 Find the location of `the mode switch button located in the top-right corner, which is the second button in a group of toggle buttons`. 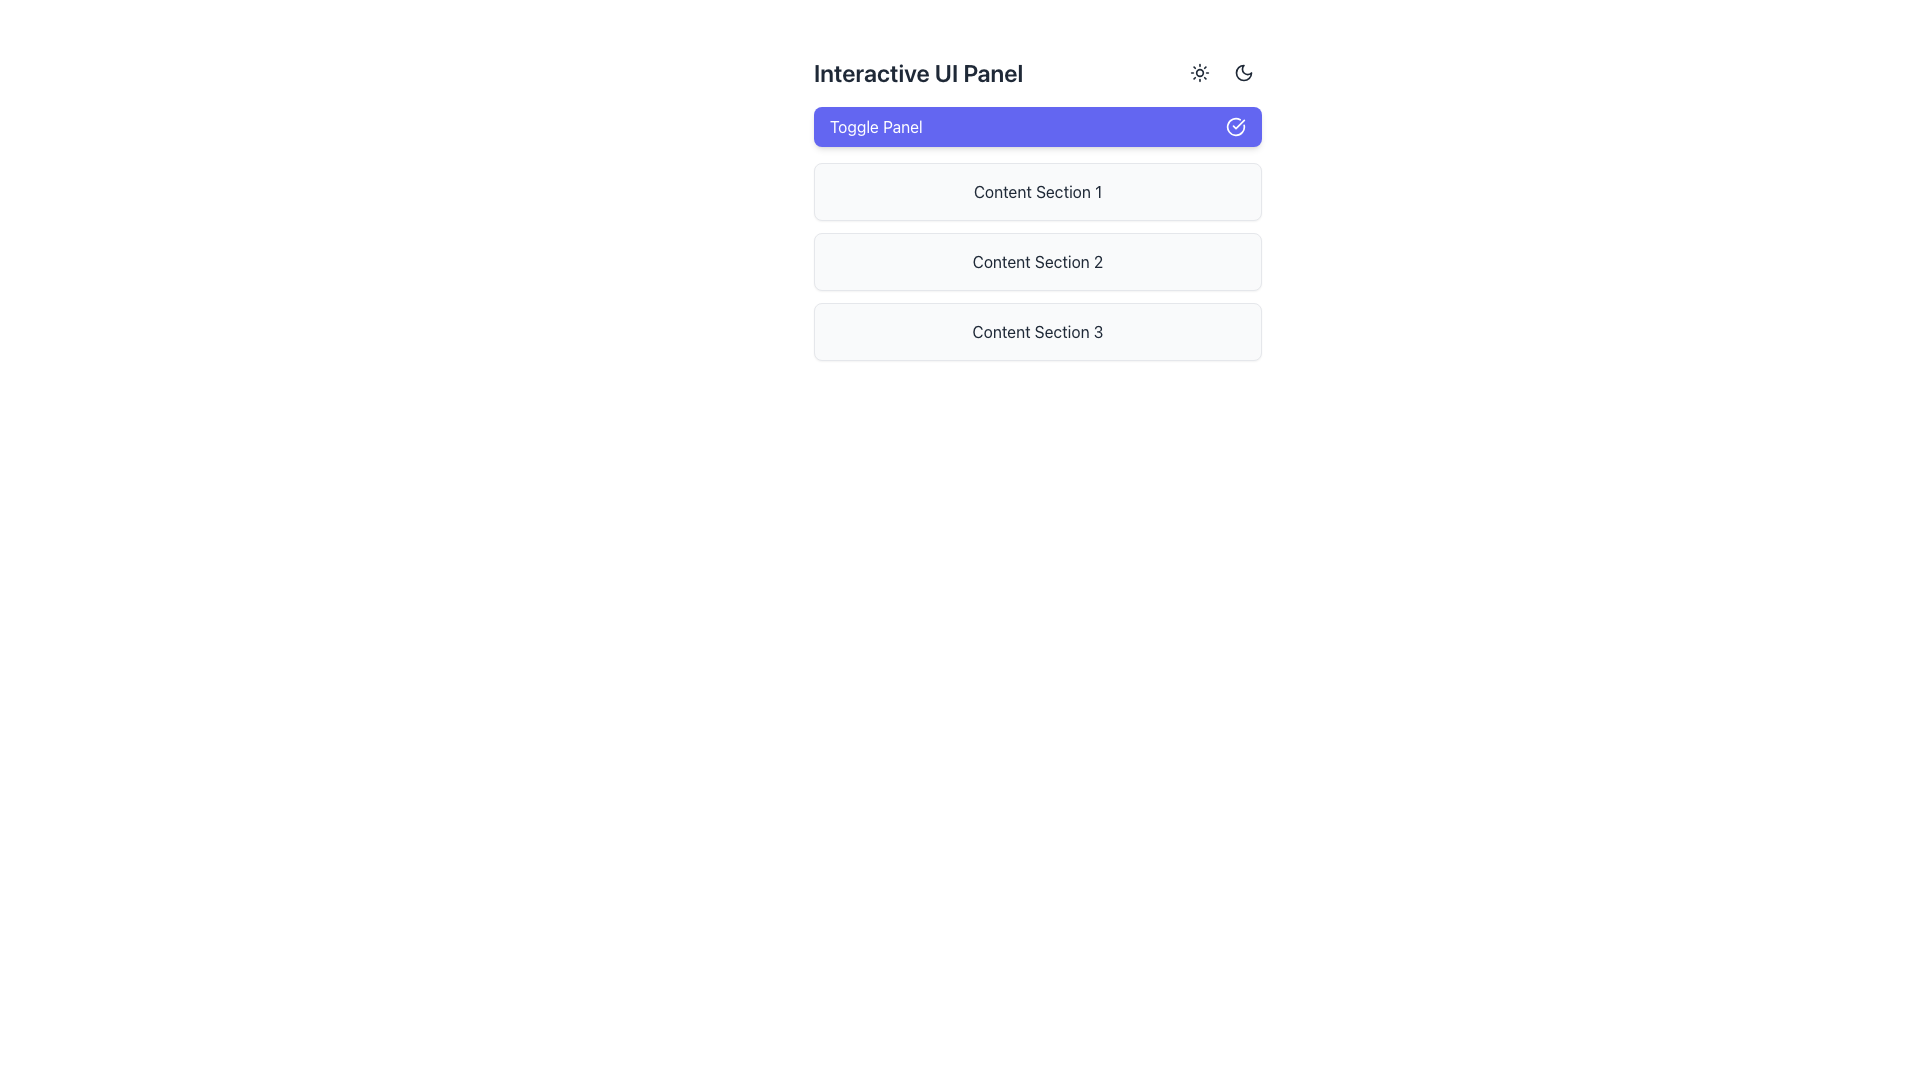

the mode switch button located in the top-right corner, which is the second button in a group of toggle buttons is located at coordinates (1242, 72).